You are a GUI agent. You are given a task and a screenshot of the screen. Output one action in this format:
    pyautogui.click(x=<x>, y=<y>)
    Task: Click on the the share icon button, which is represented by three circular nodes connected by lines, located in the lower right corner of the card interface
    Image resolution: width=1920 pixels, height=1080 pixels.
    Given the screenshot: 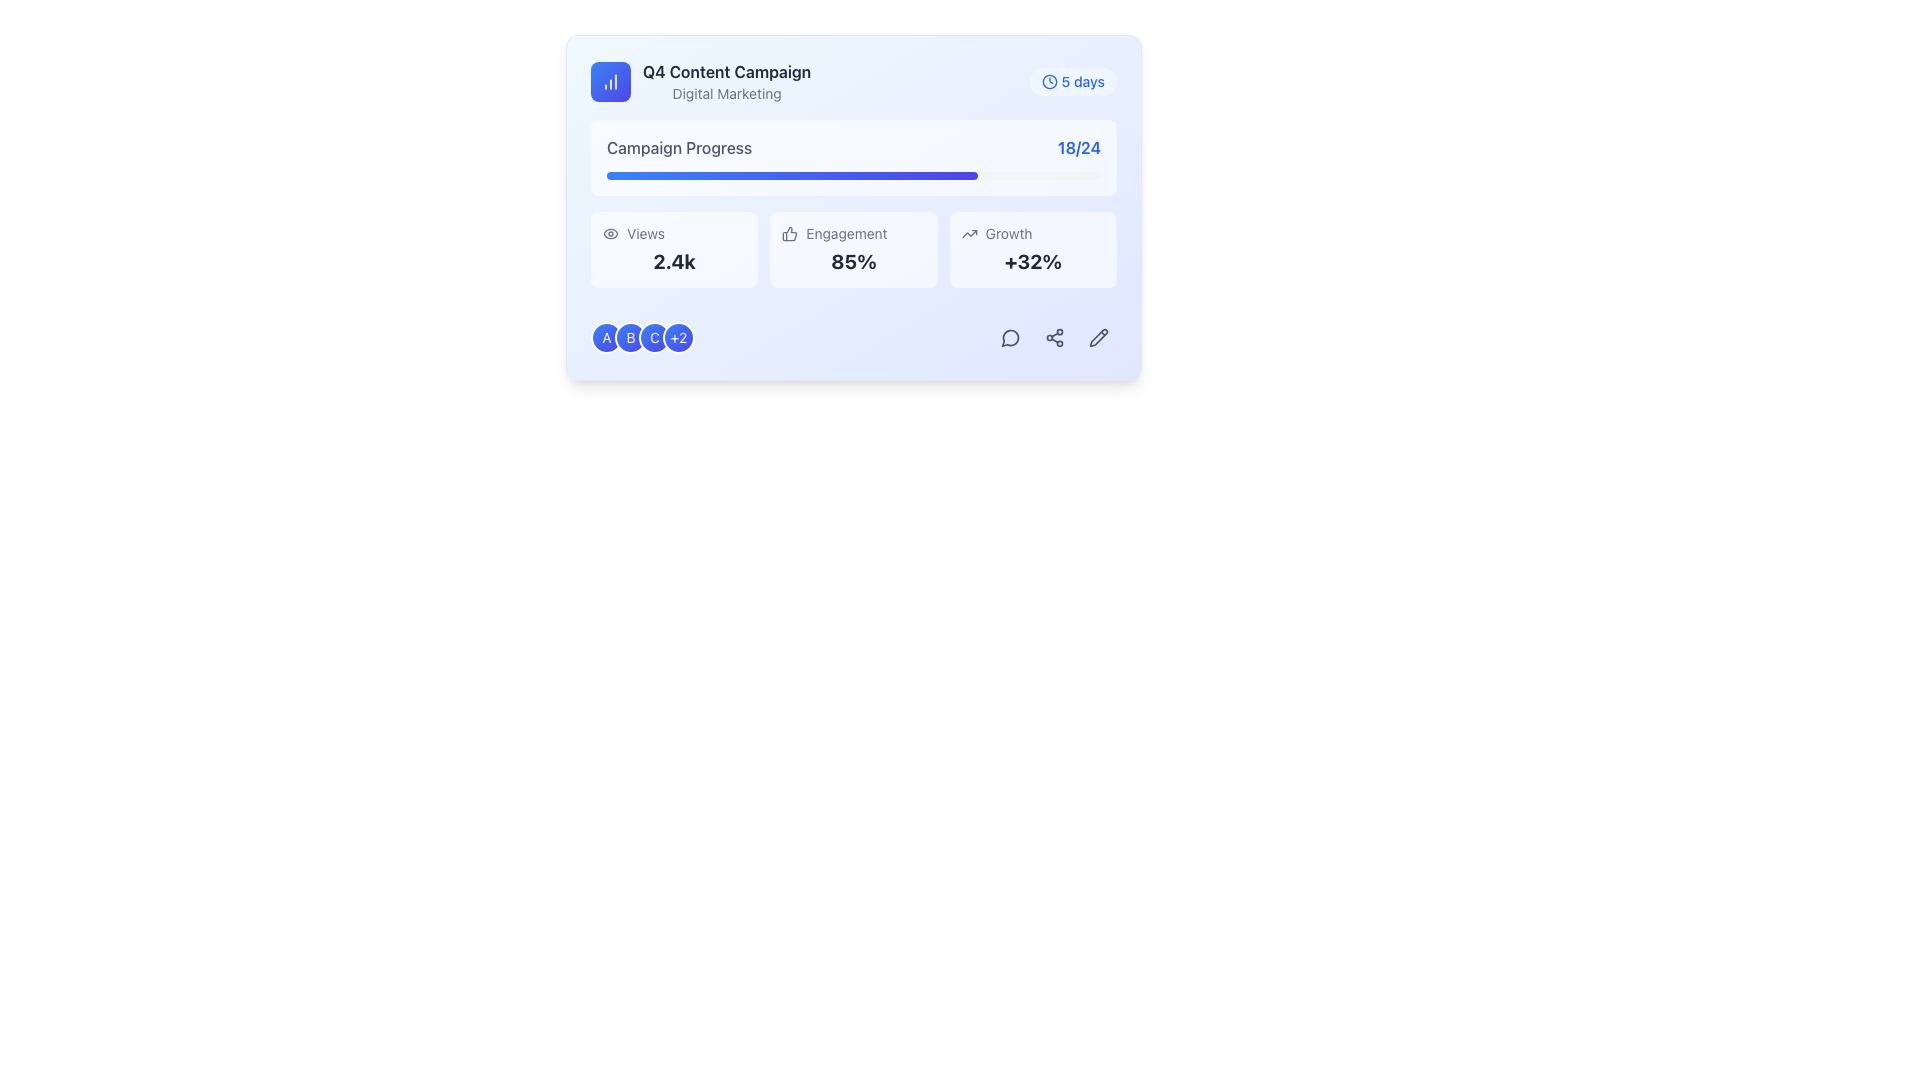 What is the action you would take?
    pyautogui.click(x=1054, y=337)
    